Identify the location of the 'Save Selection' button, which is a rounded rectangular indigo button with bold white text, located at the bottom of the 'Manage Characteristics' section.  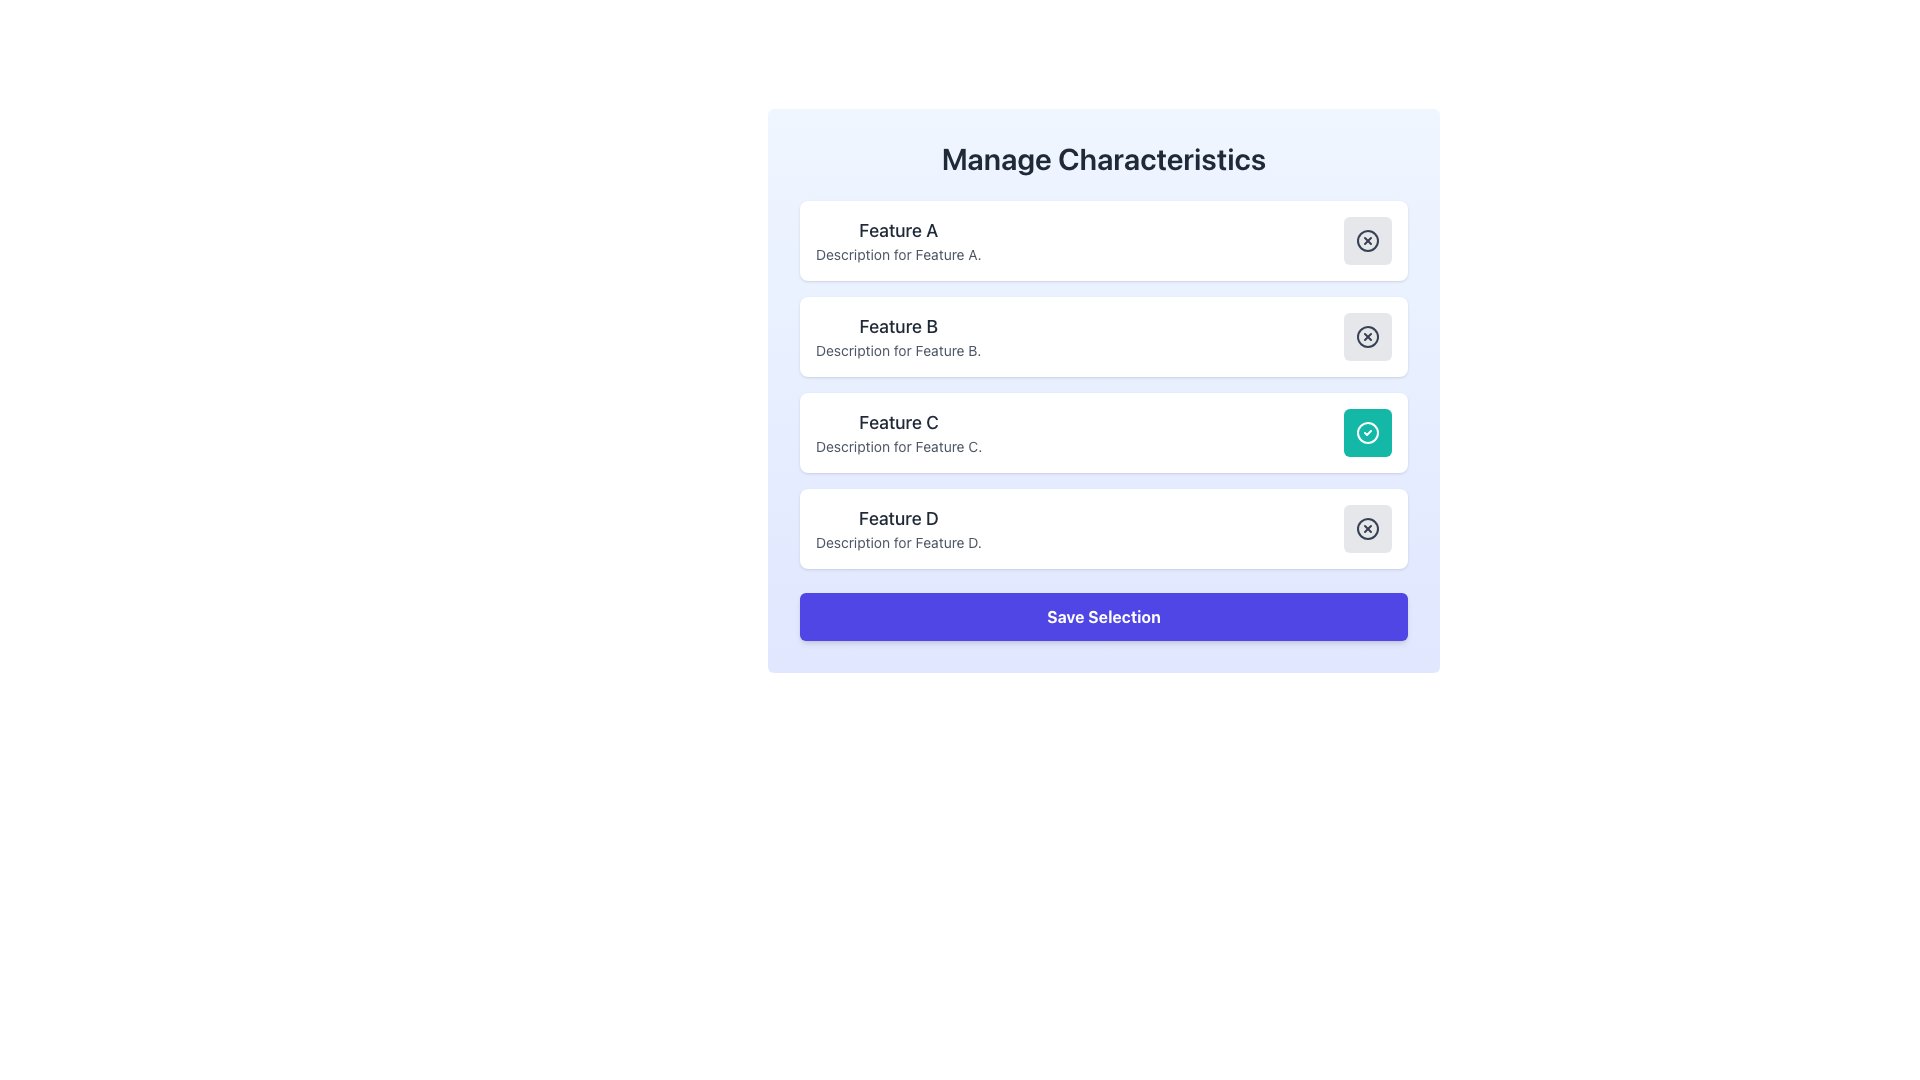
(1103, 616).